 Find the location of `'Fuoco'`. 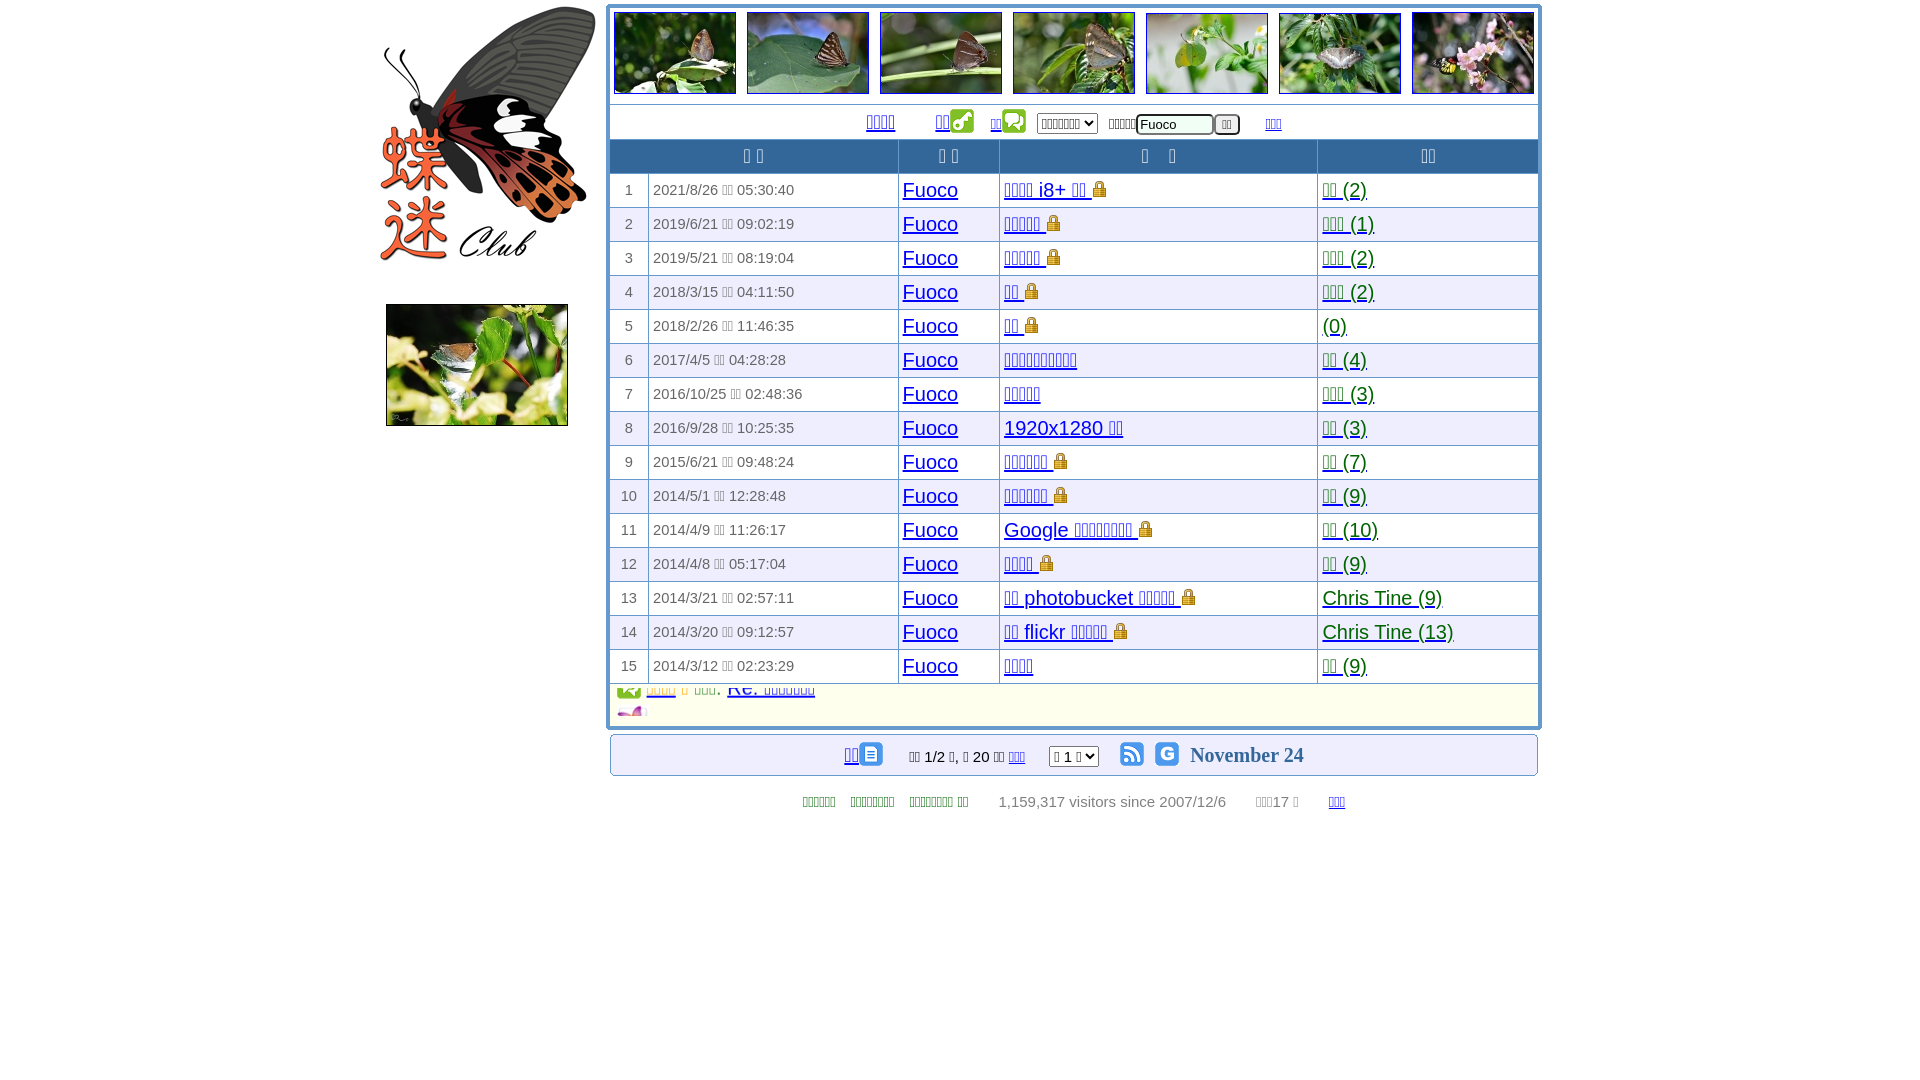

'Fuoco' is located at coordinates (930, 462).